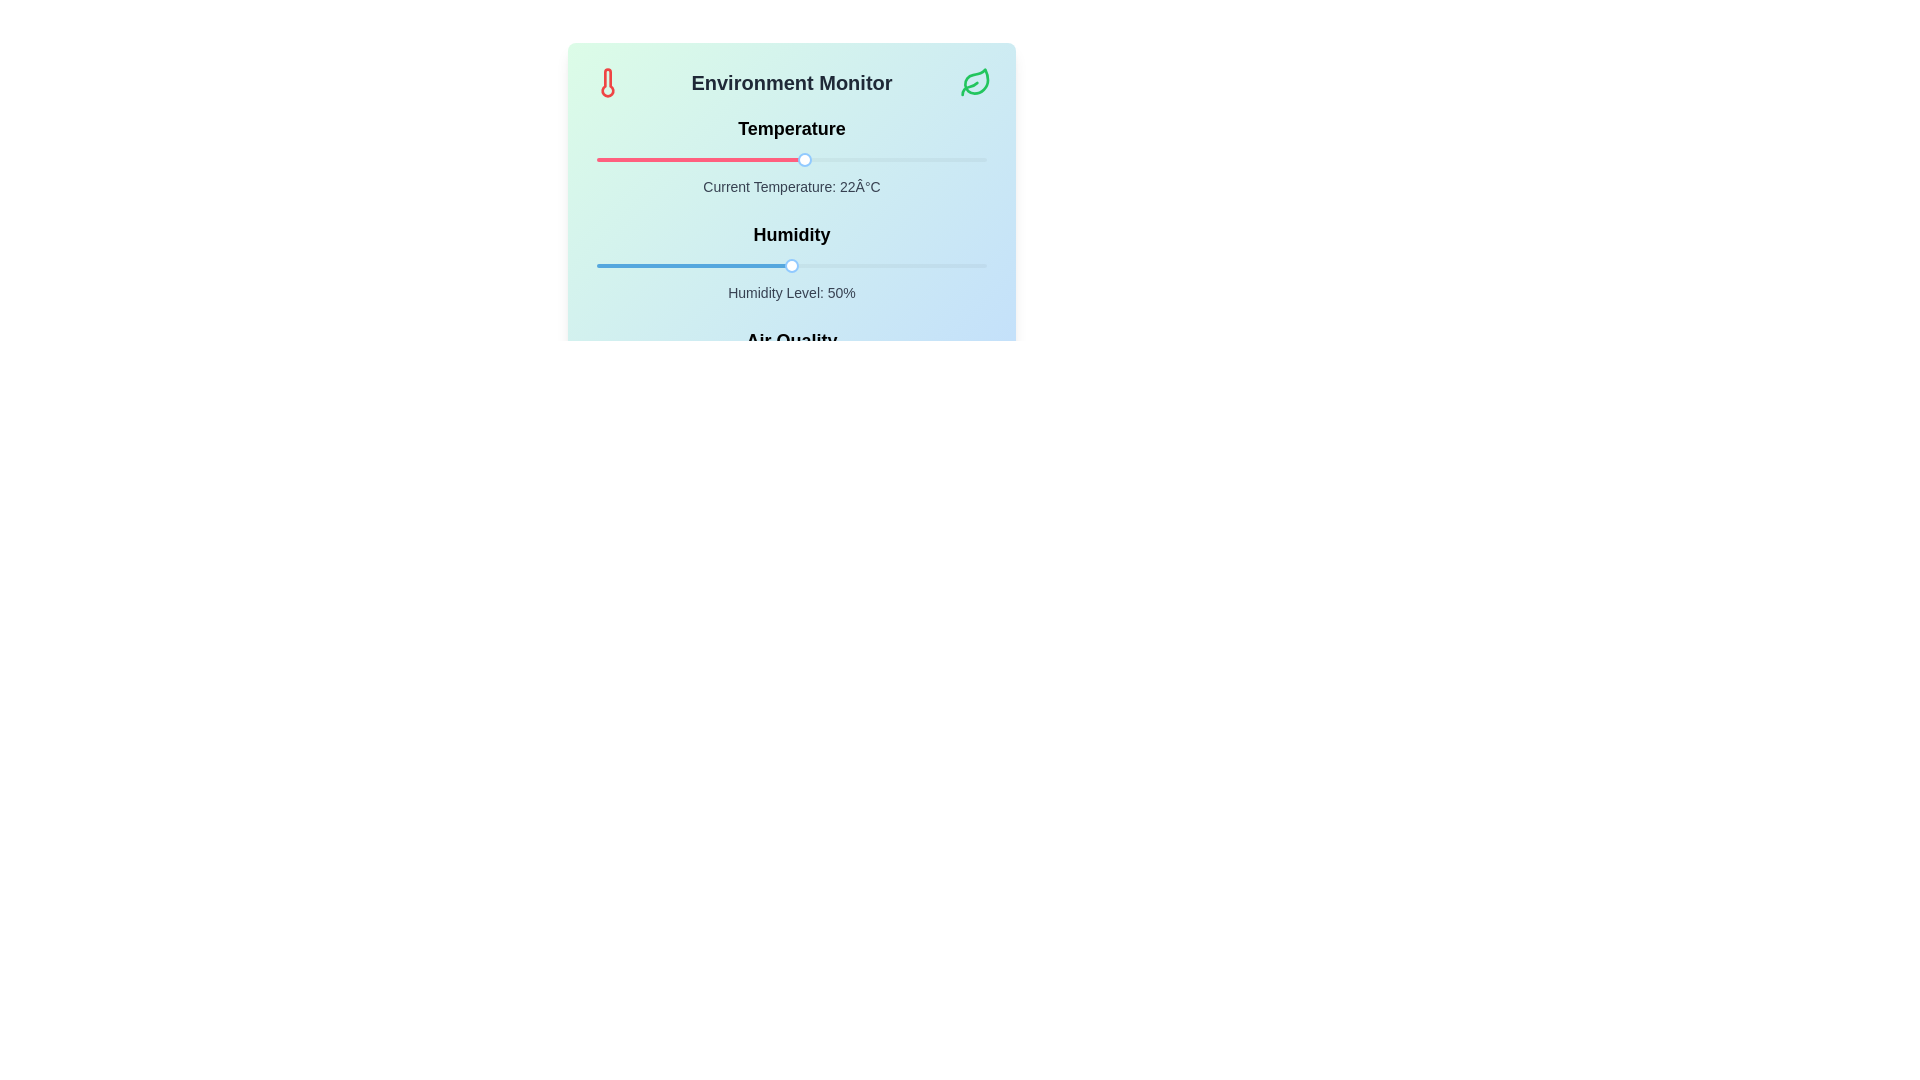 This screenshot has height=1080, width=1920. Describe the element at coordinates (732, 158) in the screenshot. I see `the temperature slider` at that location.